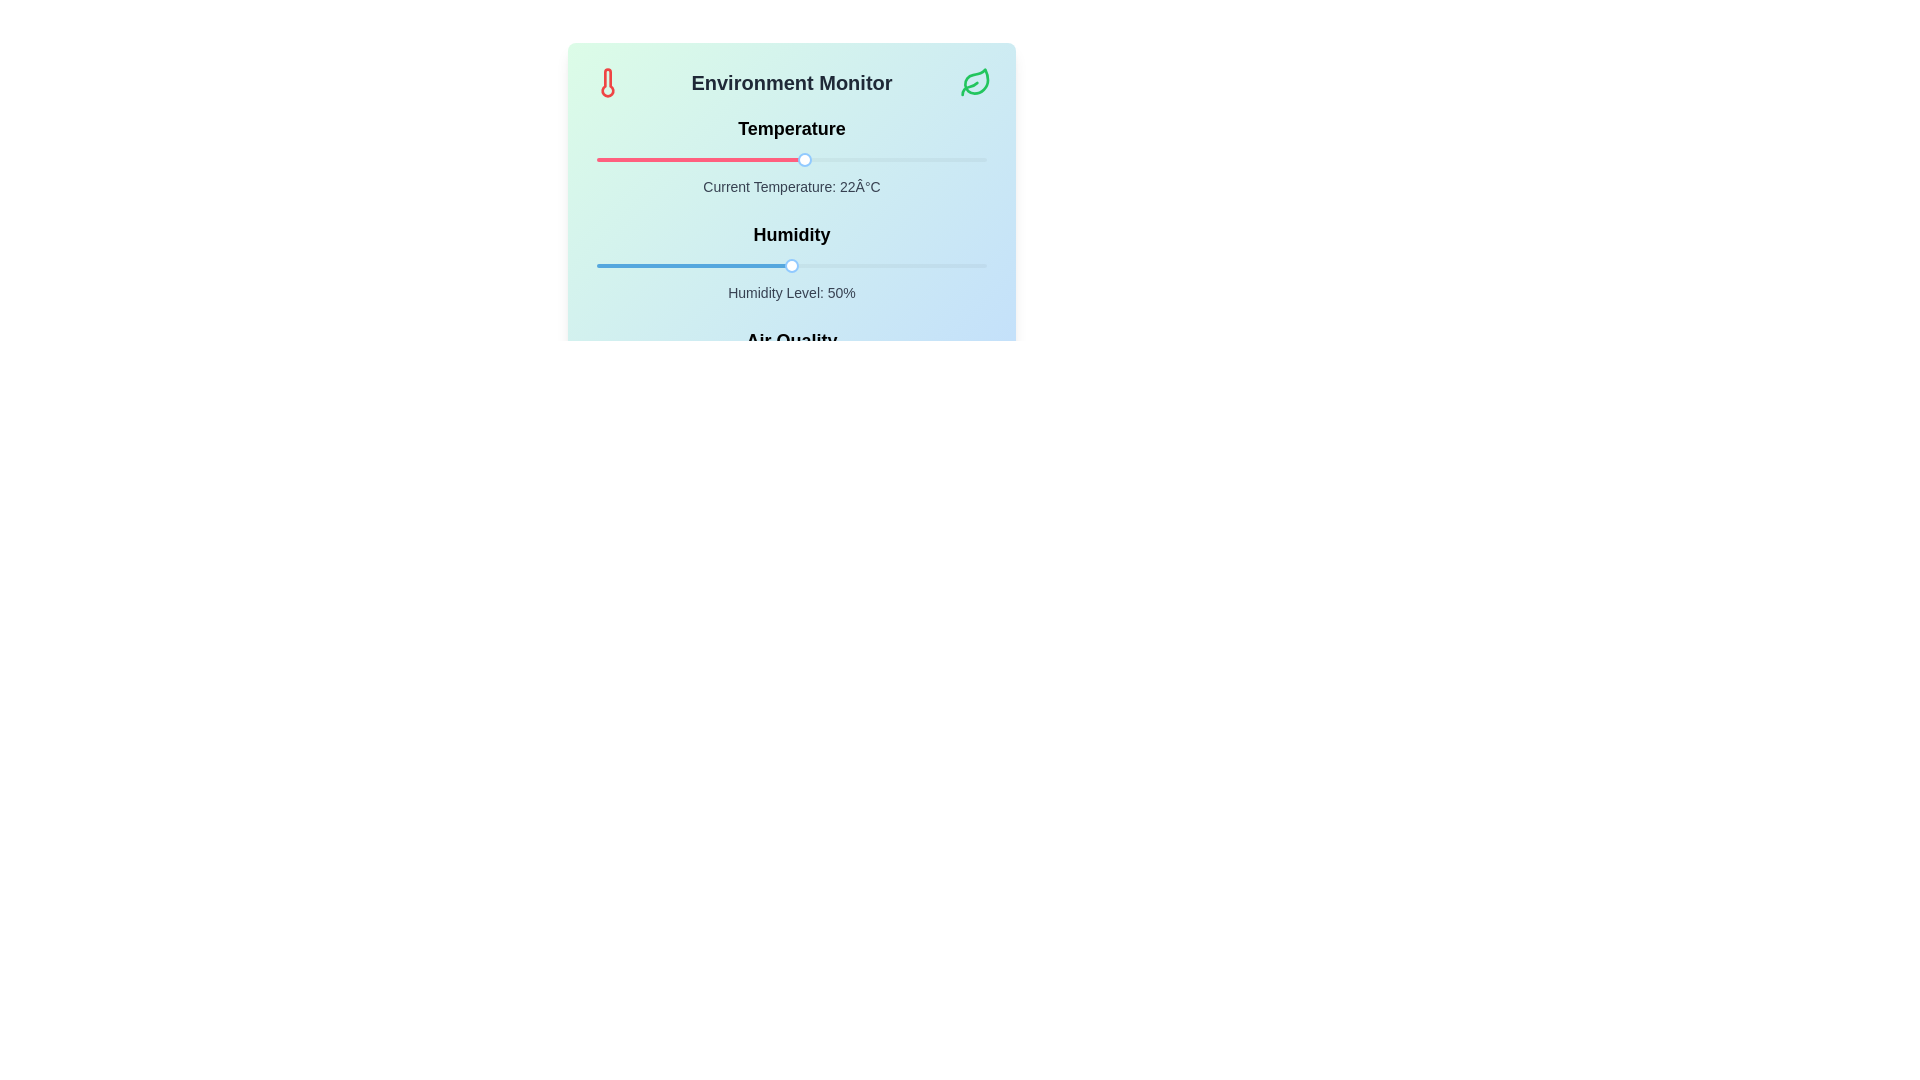 This screenshot has height=1080, width=1920. Describe the element at coordinates (732, 158) in the screenshot. I see `the temperature slider` at that location.